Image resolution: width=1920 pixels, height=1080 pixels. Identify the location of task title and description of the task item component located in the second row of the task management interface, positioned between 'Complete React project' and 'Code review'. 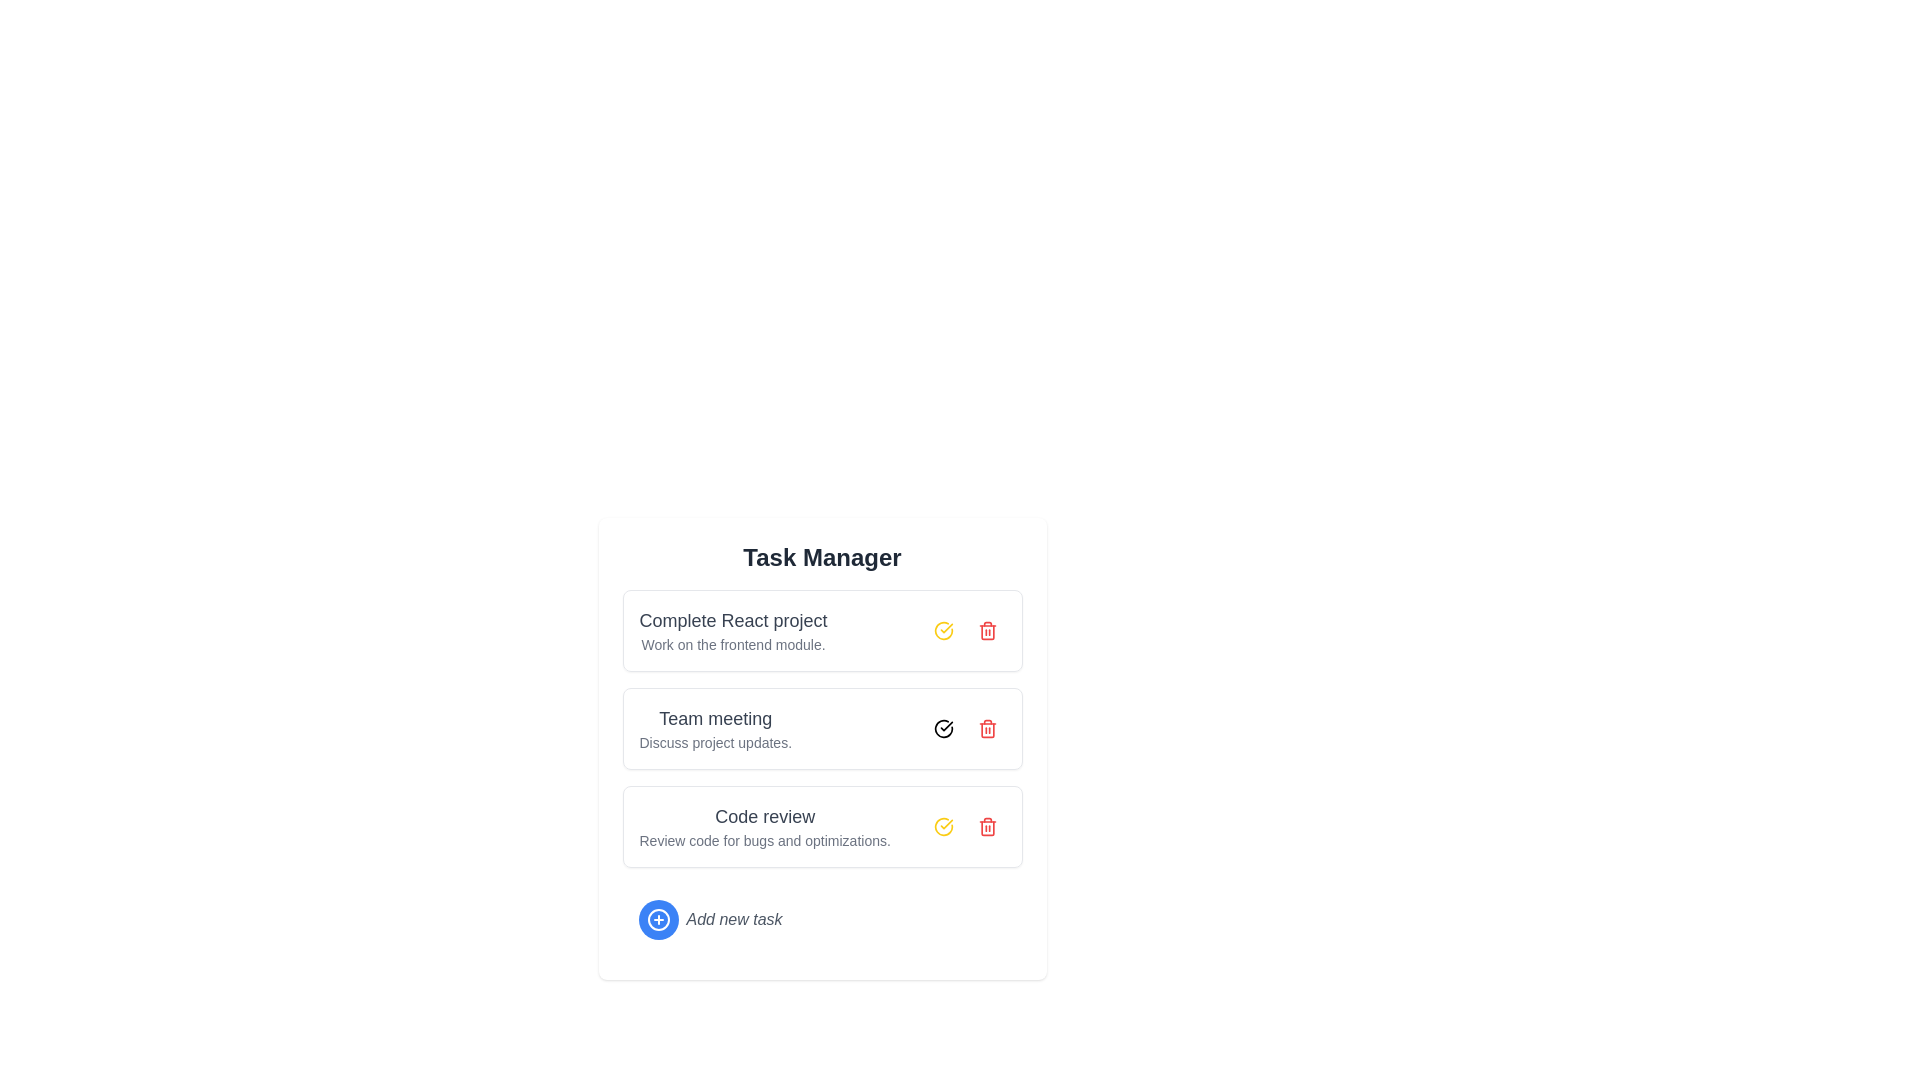
(822, 729).